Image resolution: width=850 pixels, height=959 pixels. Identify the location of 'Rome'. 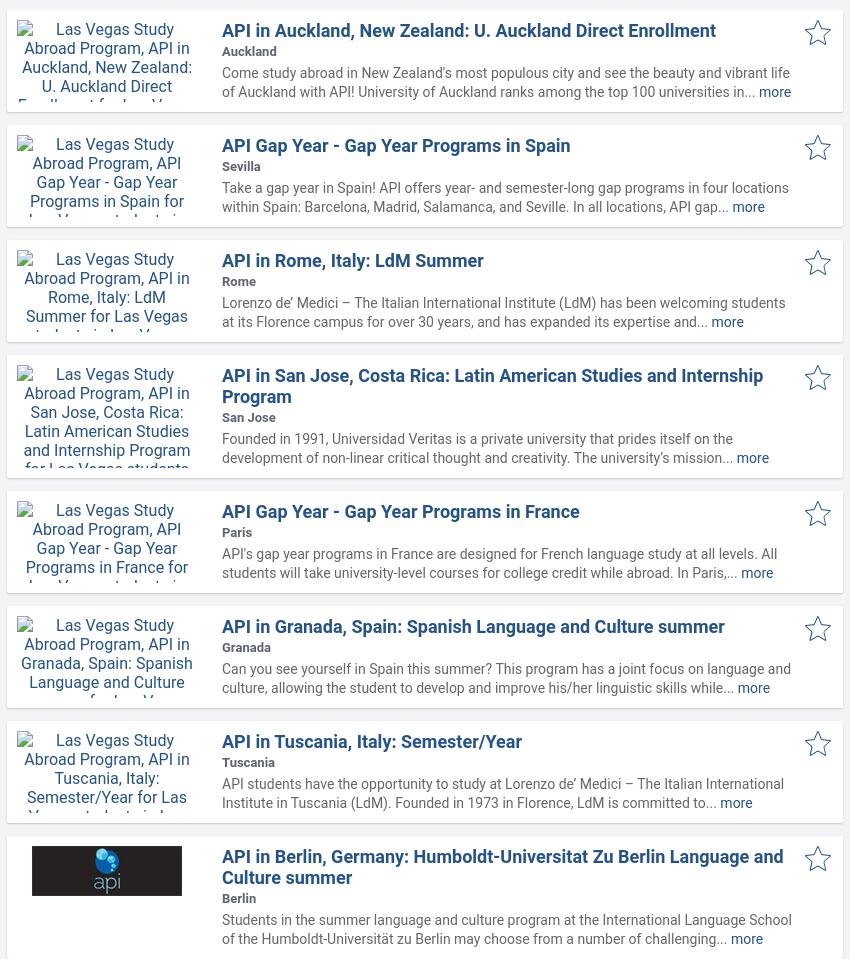
(238, 280).